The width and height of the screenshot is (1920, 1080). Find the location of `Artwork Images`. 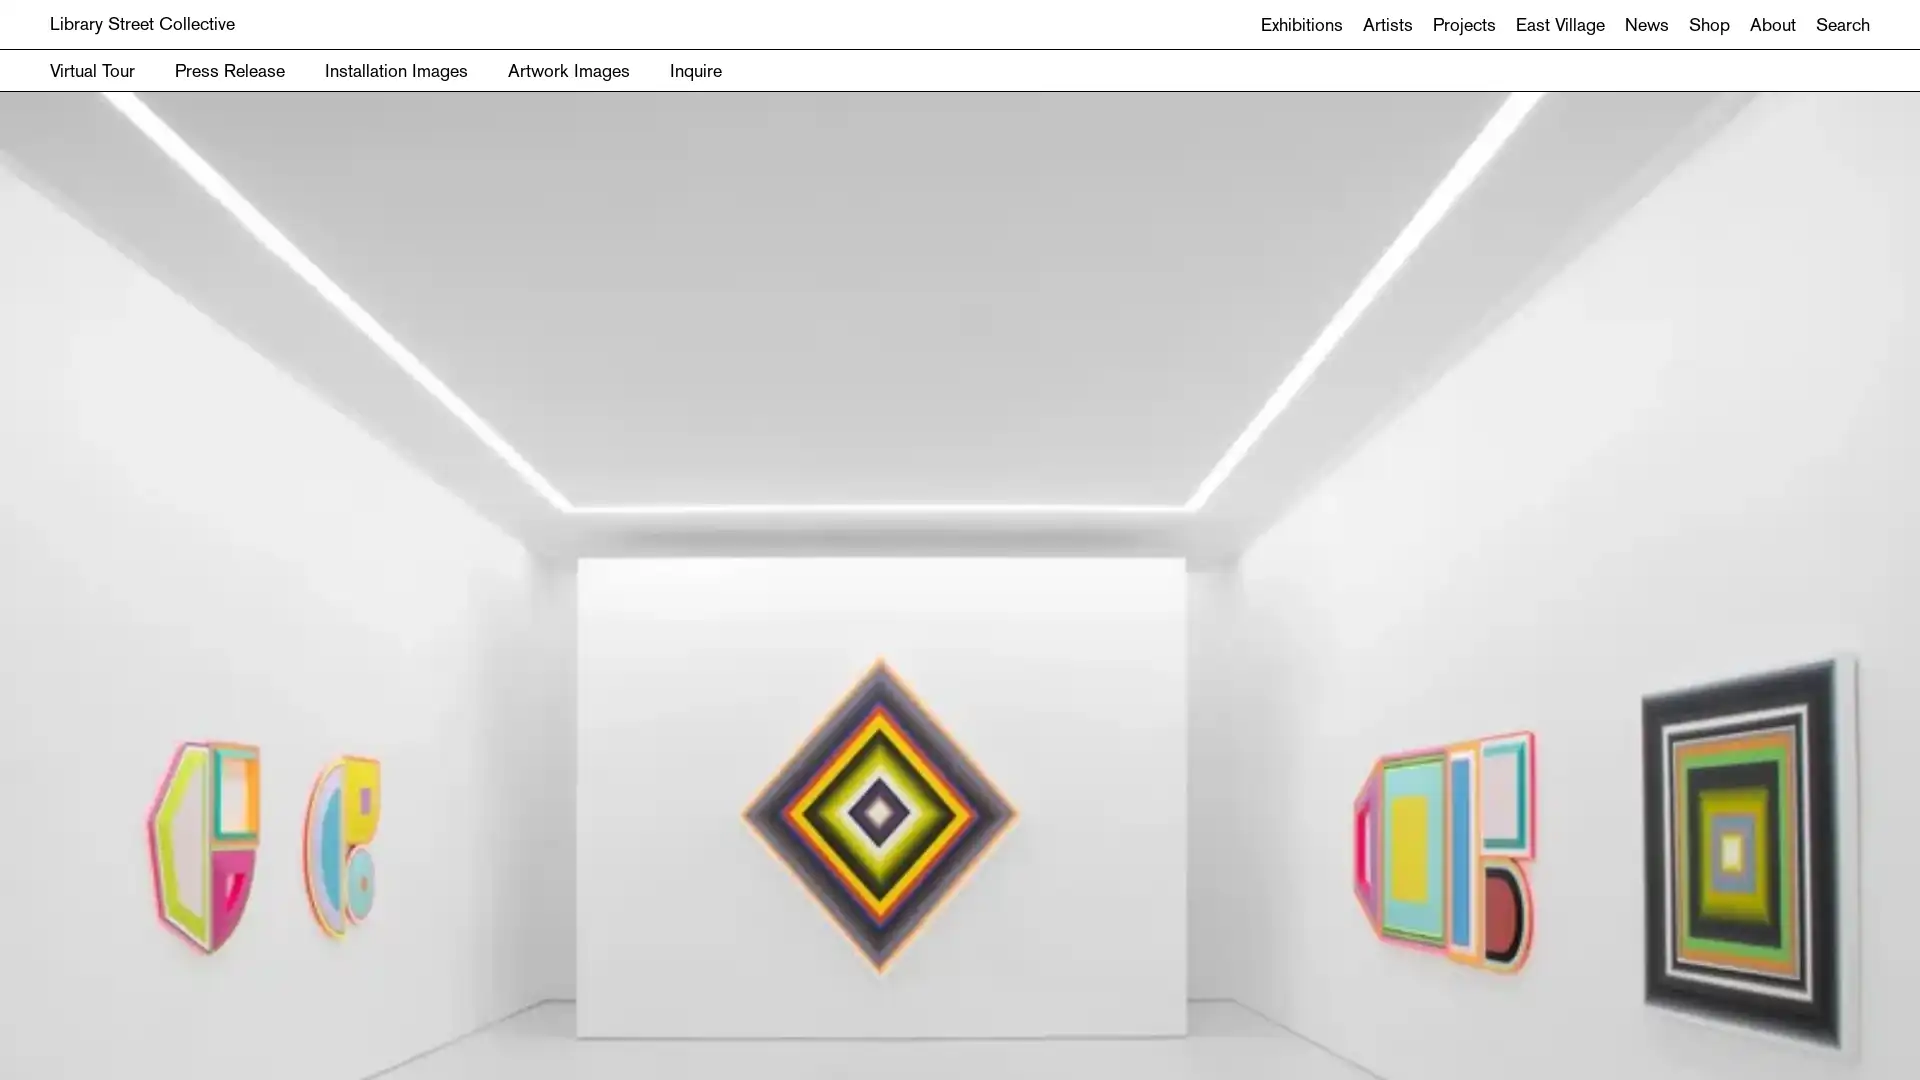

Artwork Images is located at coordinates (568, 69).